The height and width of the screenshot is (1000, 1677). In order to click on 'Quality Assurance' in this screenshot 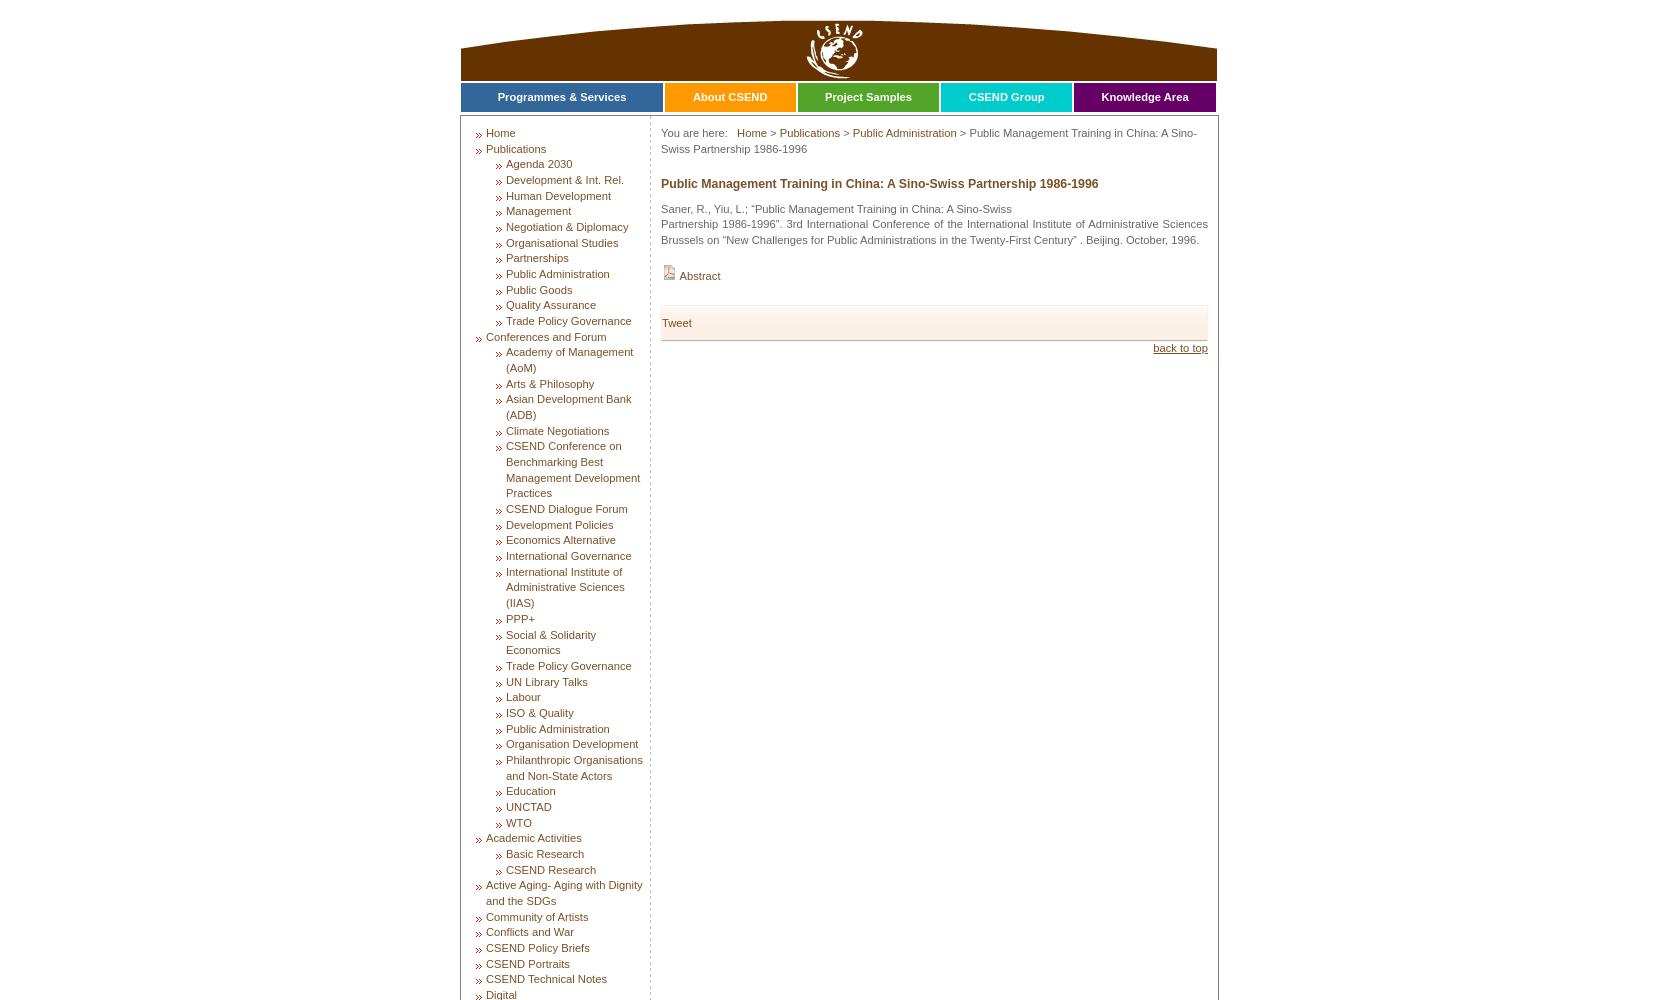, I will do `click(504, 305)`.